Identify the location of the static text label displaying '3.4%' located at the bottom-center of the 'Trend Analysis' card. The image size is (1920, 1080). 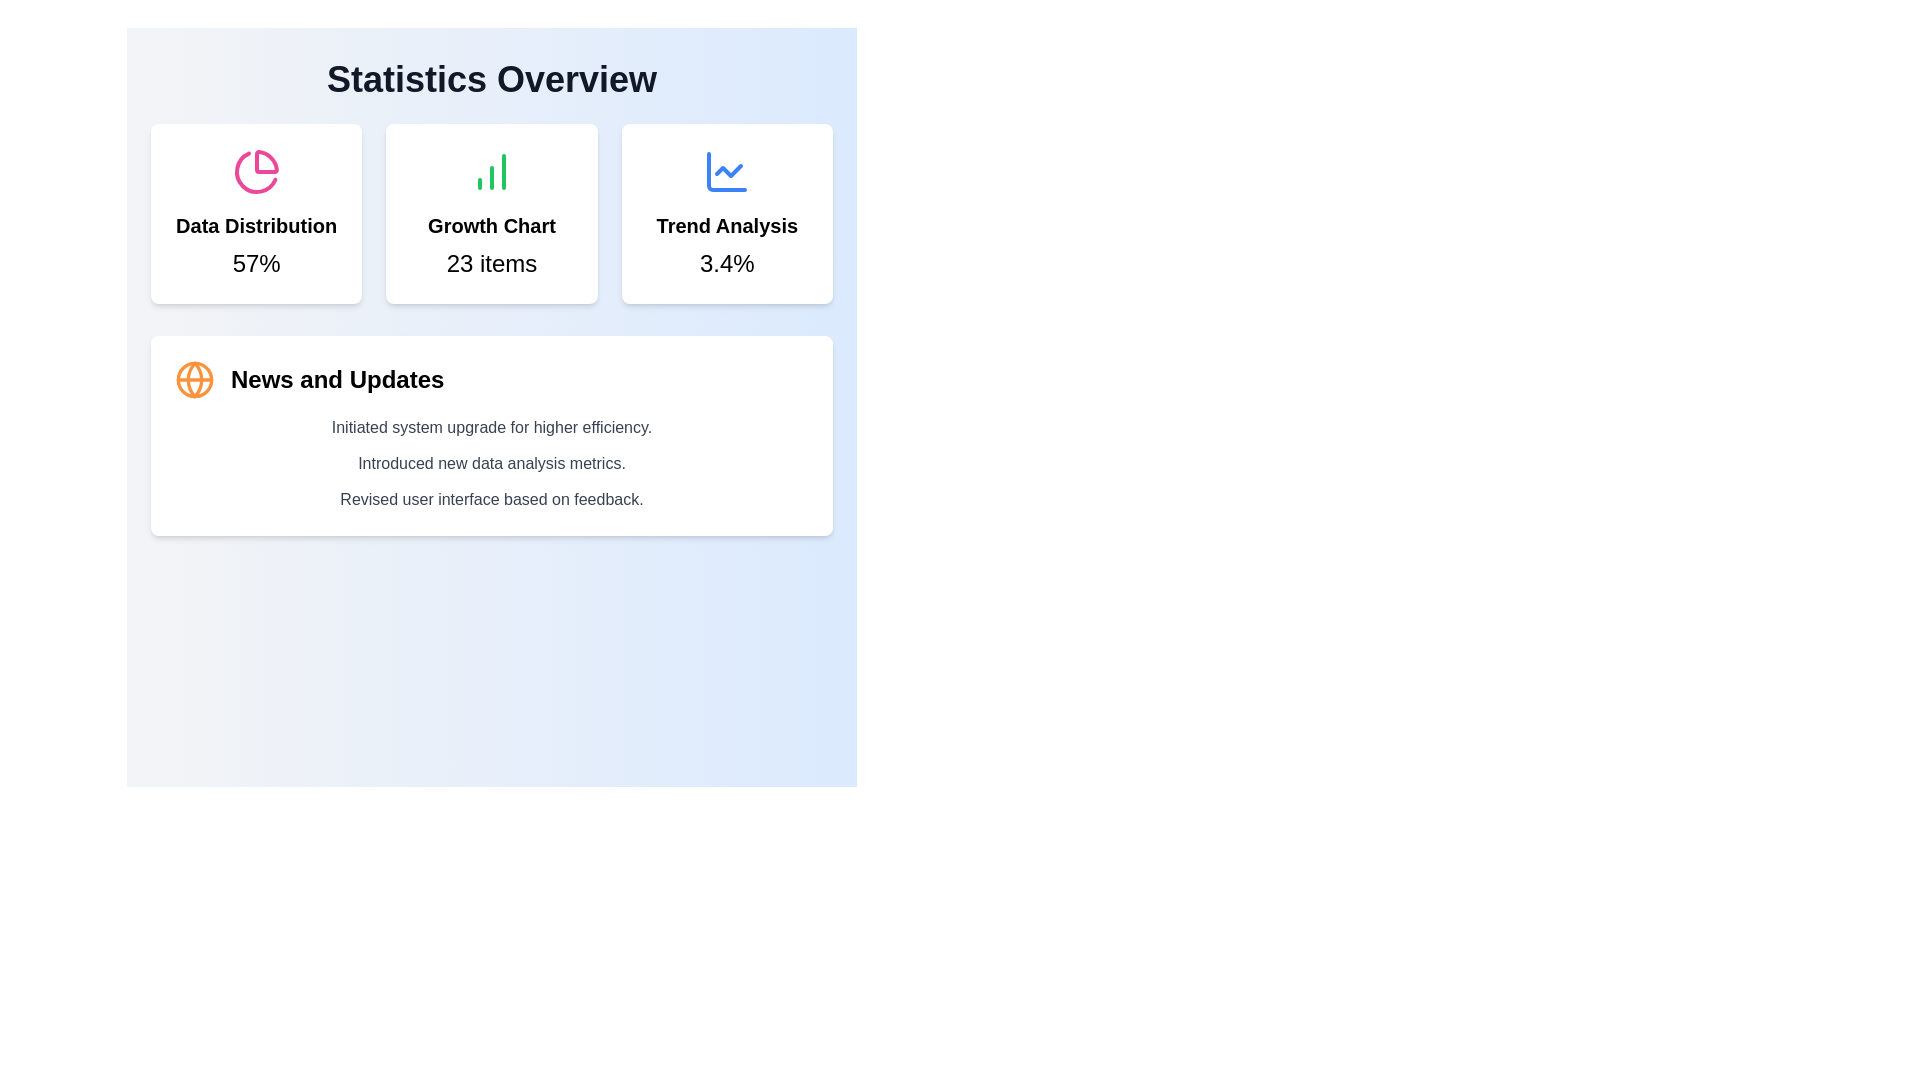
(726, 262).